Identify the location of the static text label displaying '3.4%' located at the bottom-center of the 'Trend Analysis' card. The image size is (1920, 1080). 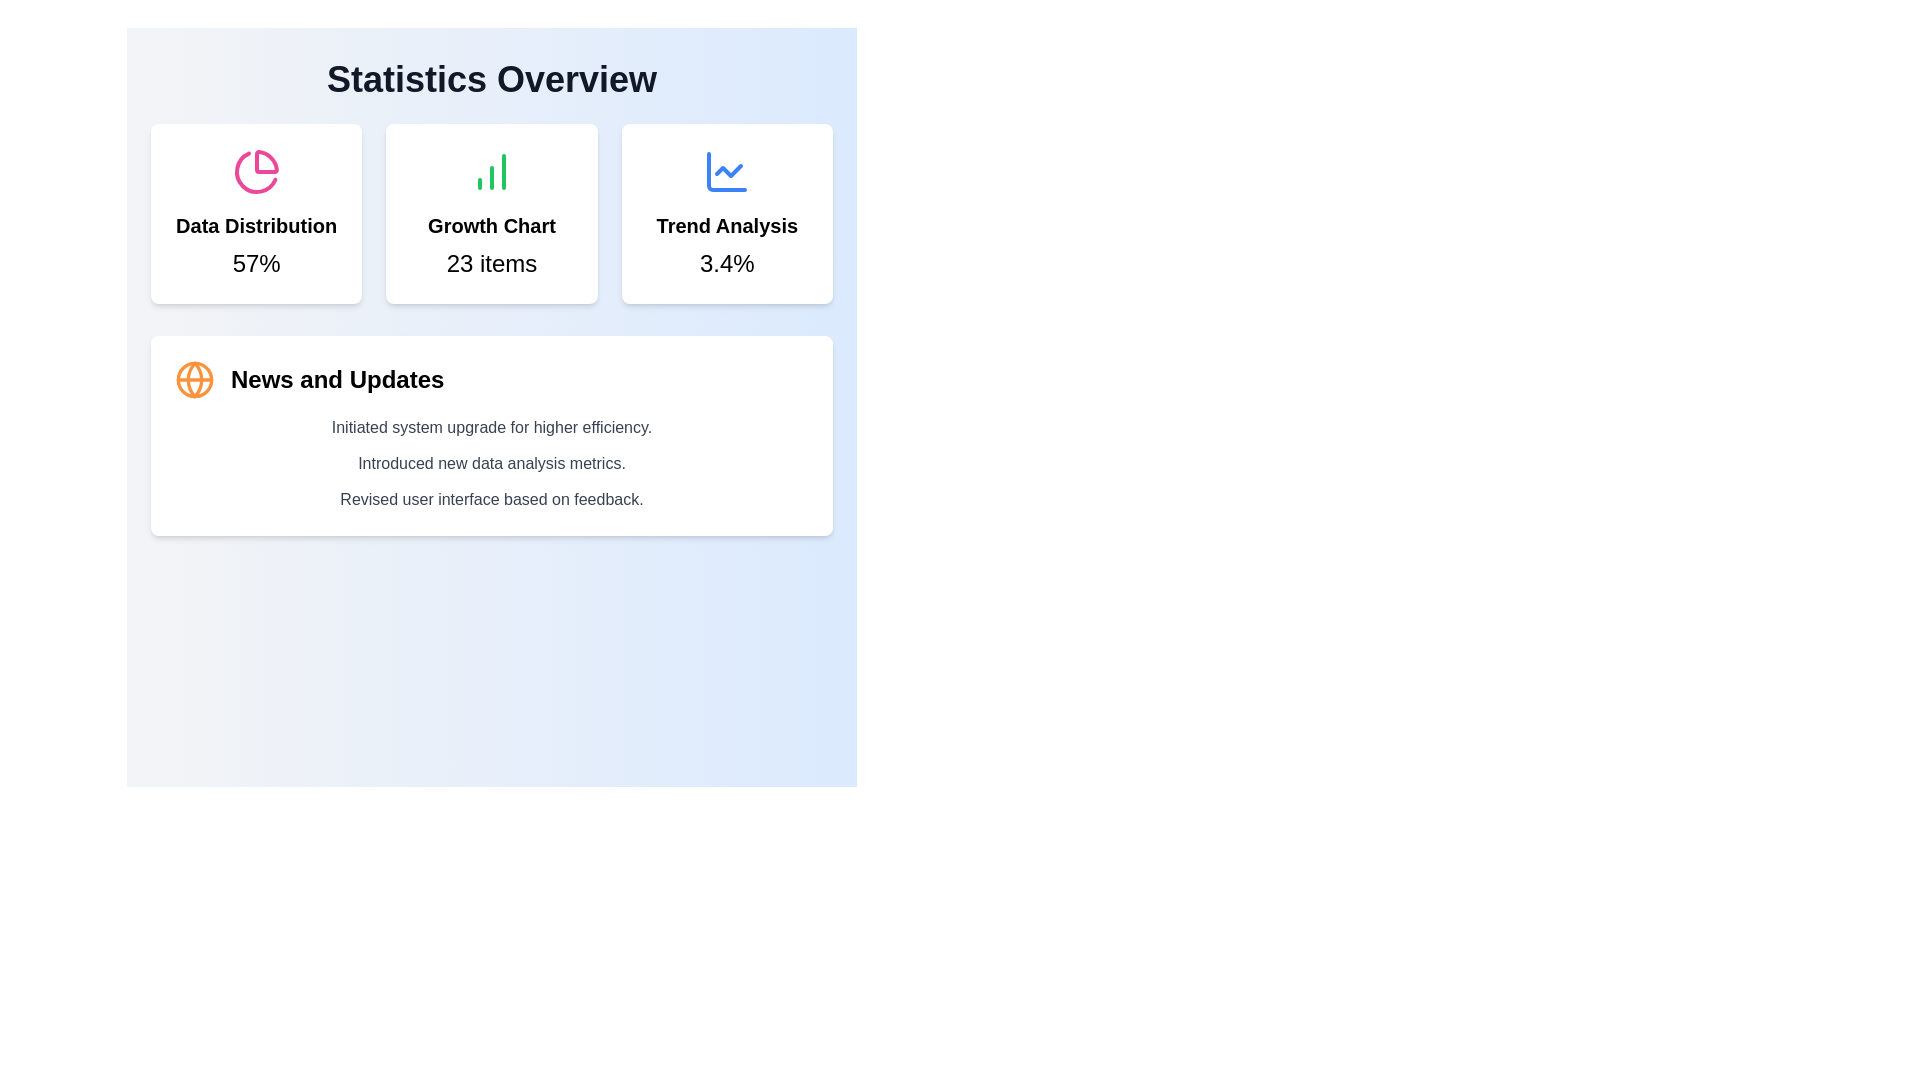
(726, 262).